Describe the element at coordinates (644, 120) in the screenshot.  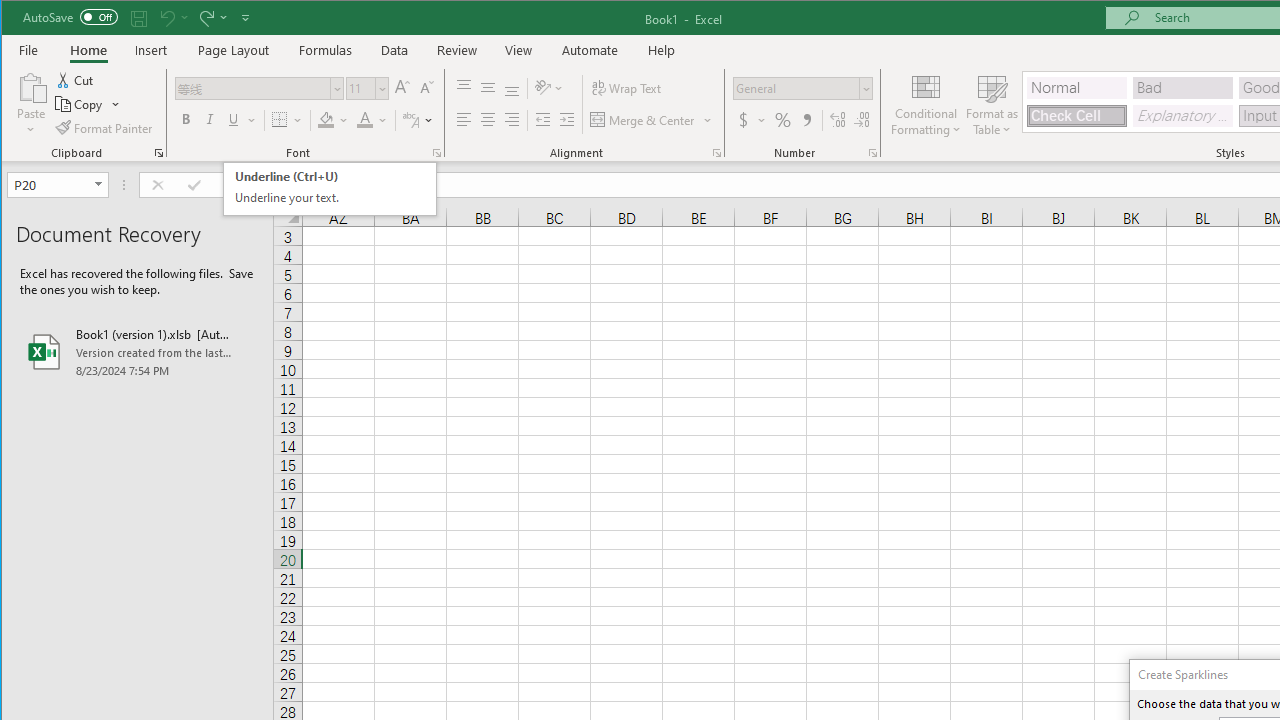
I see `'Merge & Center'` at that location.